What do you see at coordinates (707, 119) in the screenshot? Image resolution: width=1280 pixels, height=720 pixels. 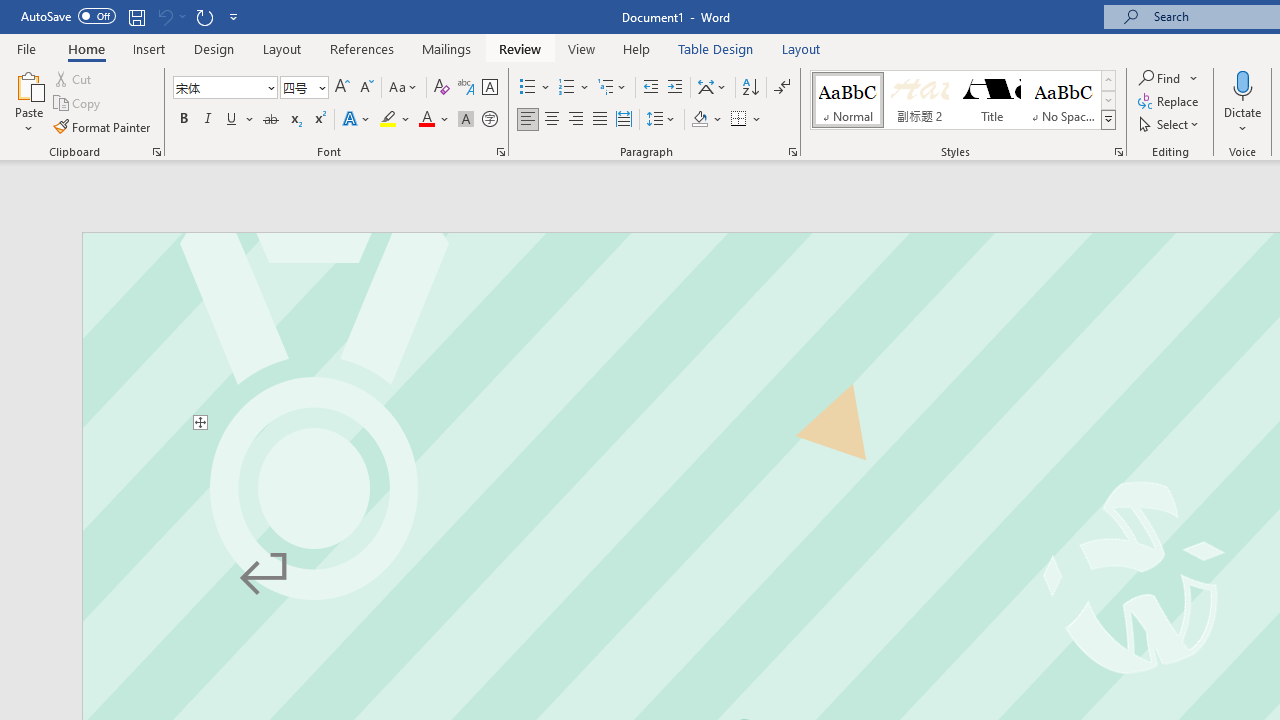 I see `'Shading'` at bounding box center [707, 119].